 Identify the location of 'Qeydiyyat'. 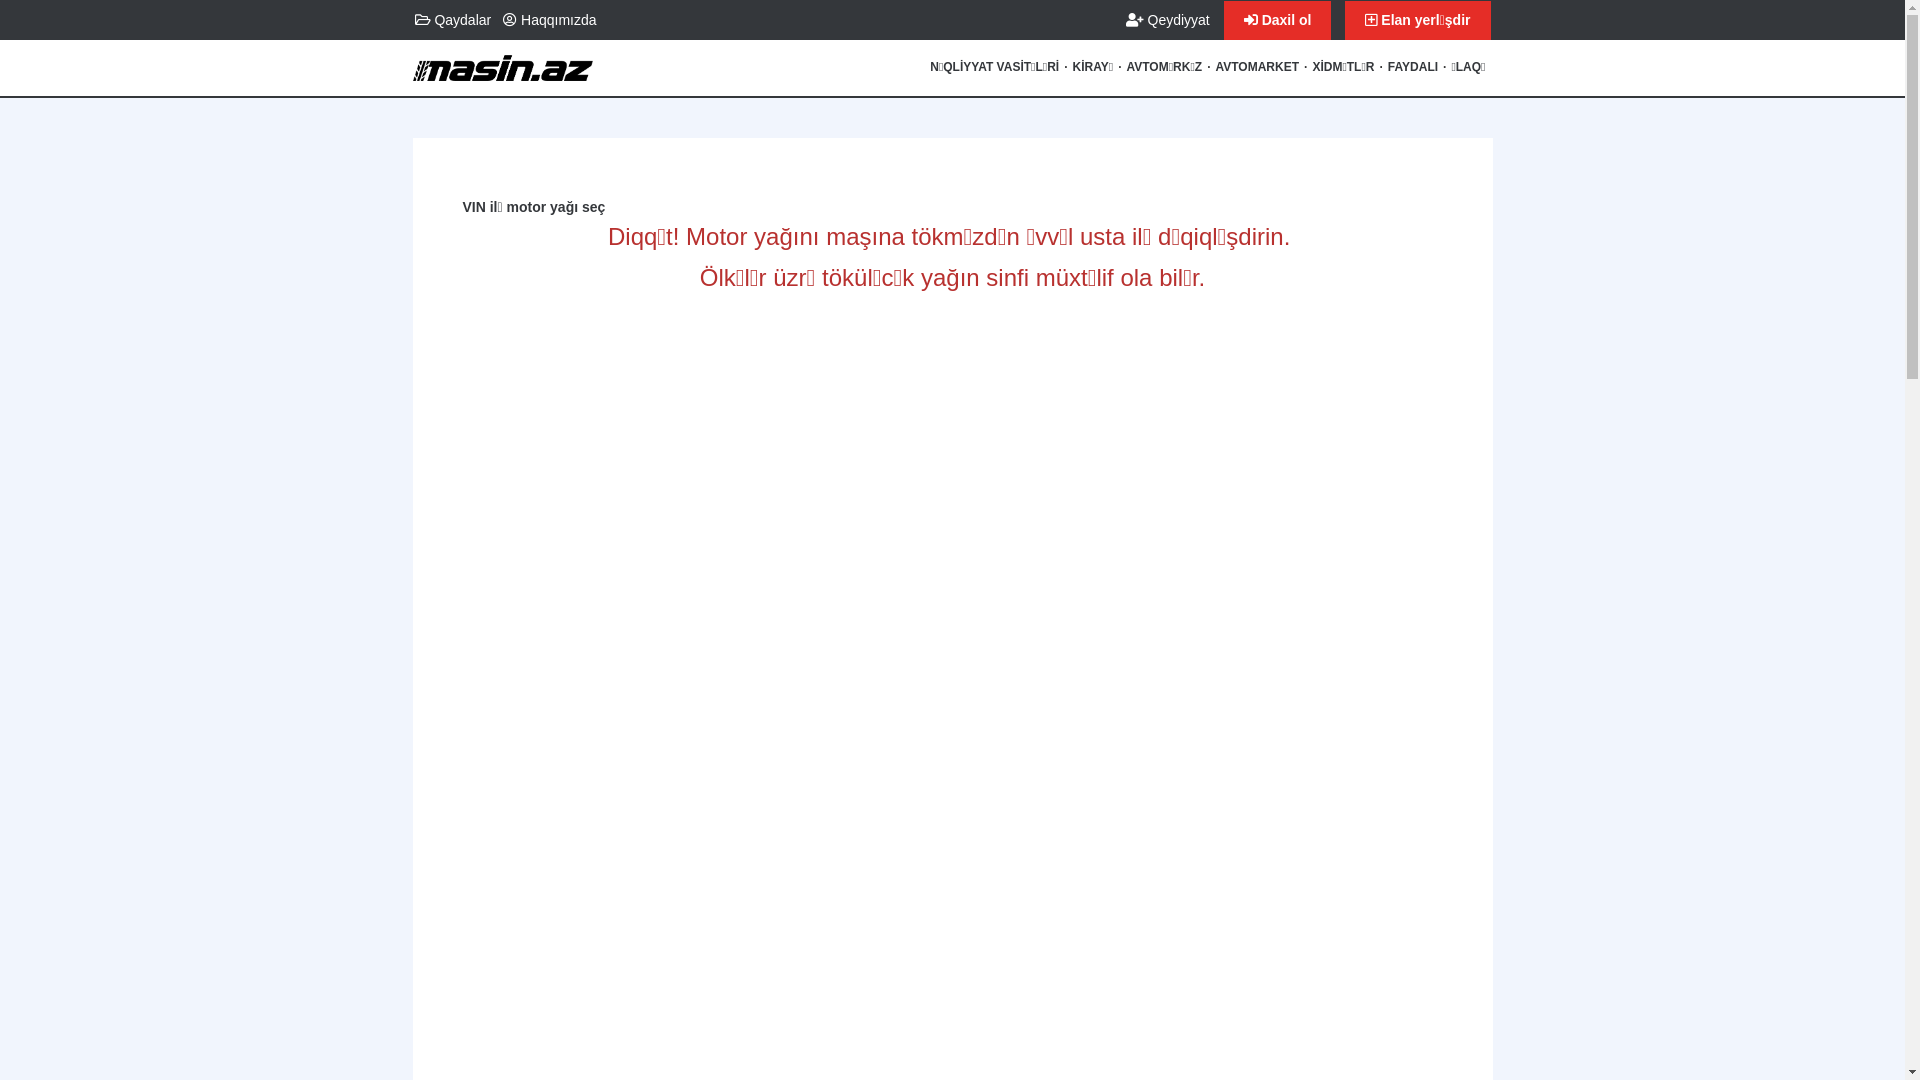
(1167, 19).